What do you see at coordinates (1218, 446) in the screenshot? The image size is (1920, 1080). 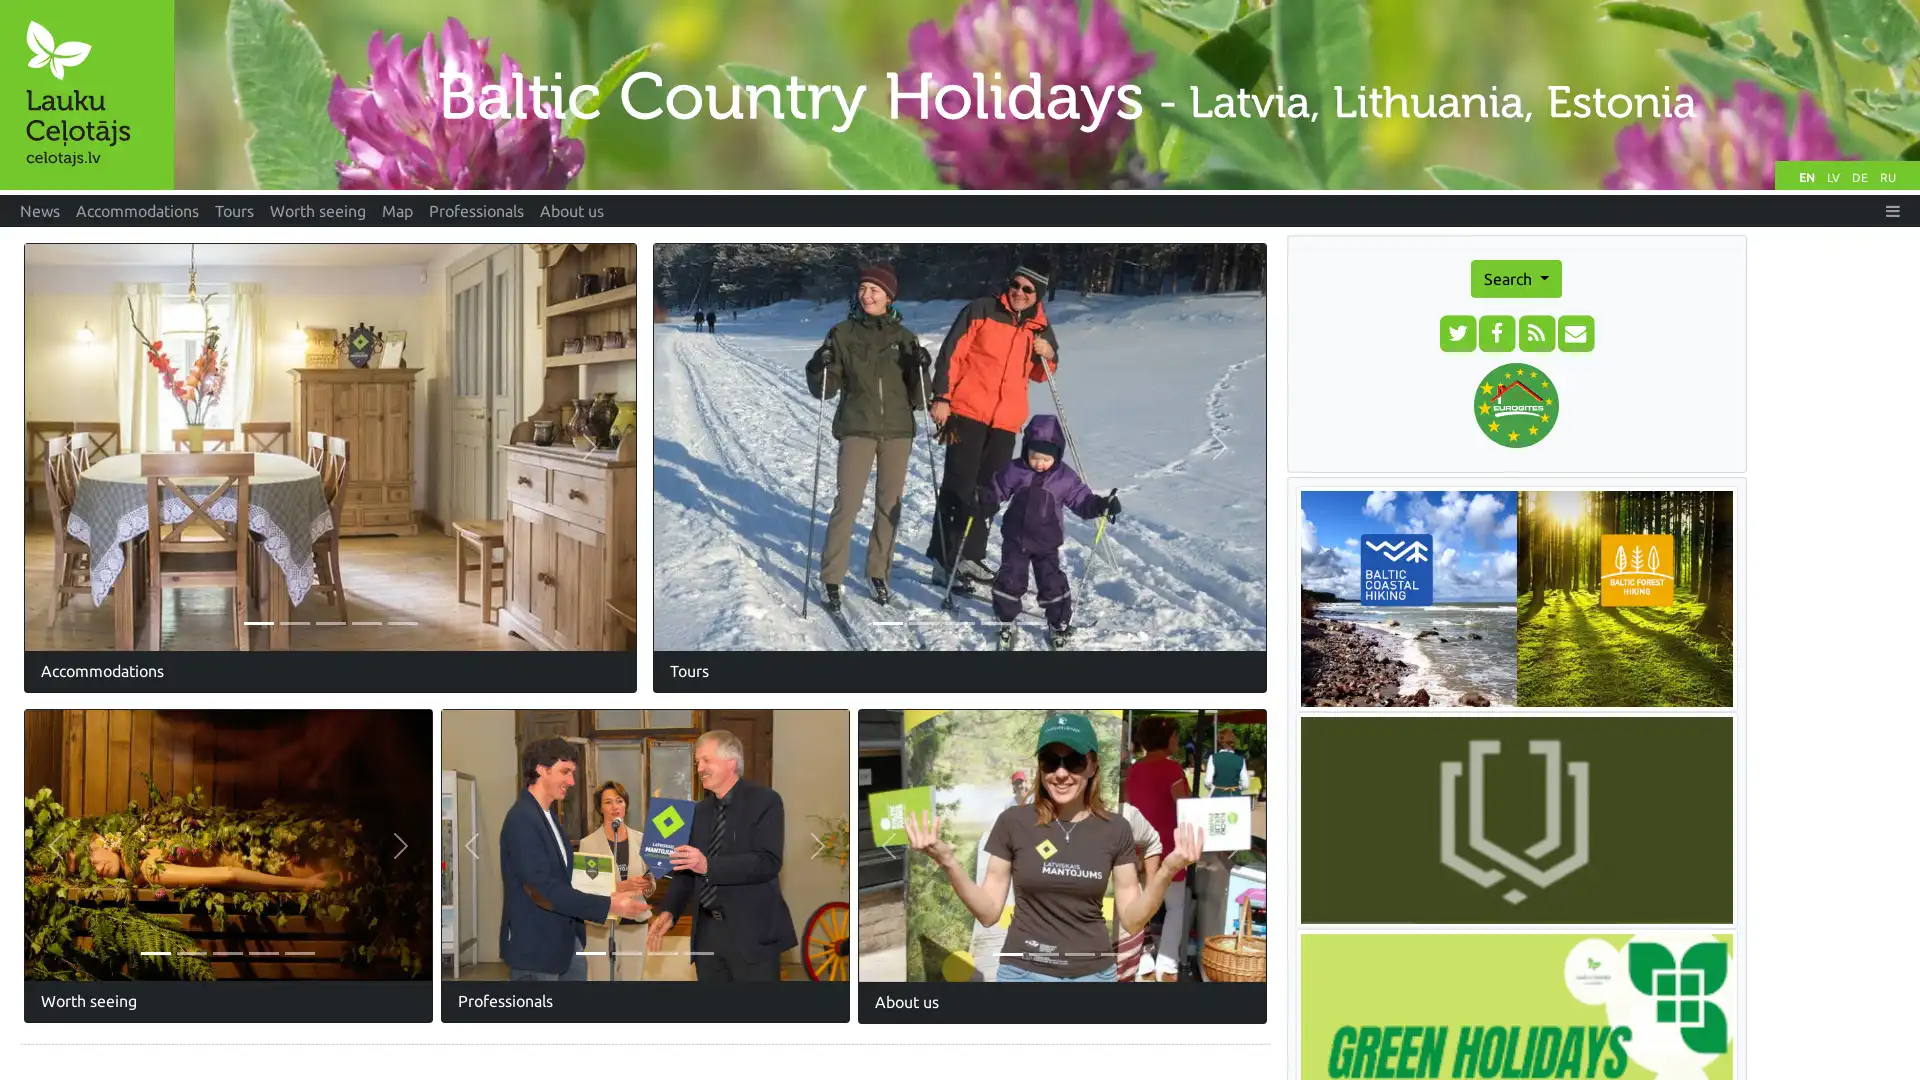 I see `Next` at bounding box center [1218, 446].